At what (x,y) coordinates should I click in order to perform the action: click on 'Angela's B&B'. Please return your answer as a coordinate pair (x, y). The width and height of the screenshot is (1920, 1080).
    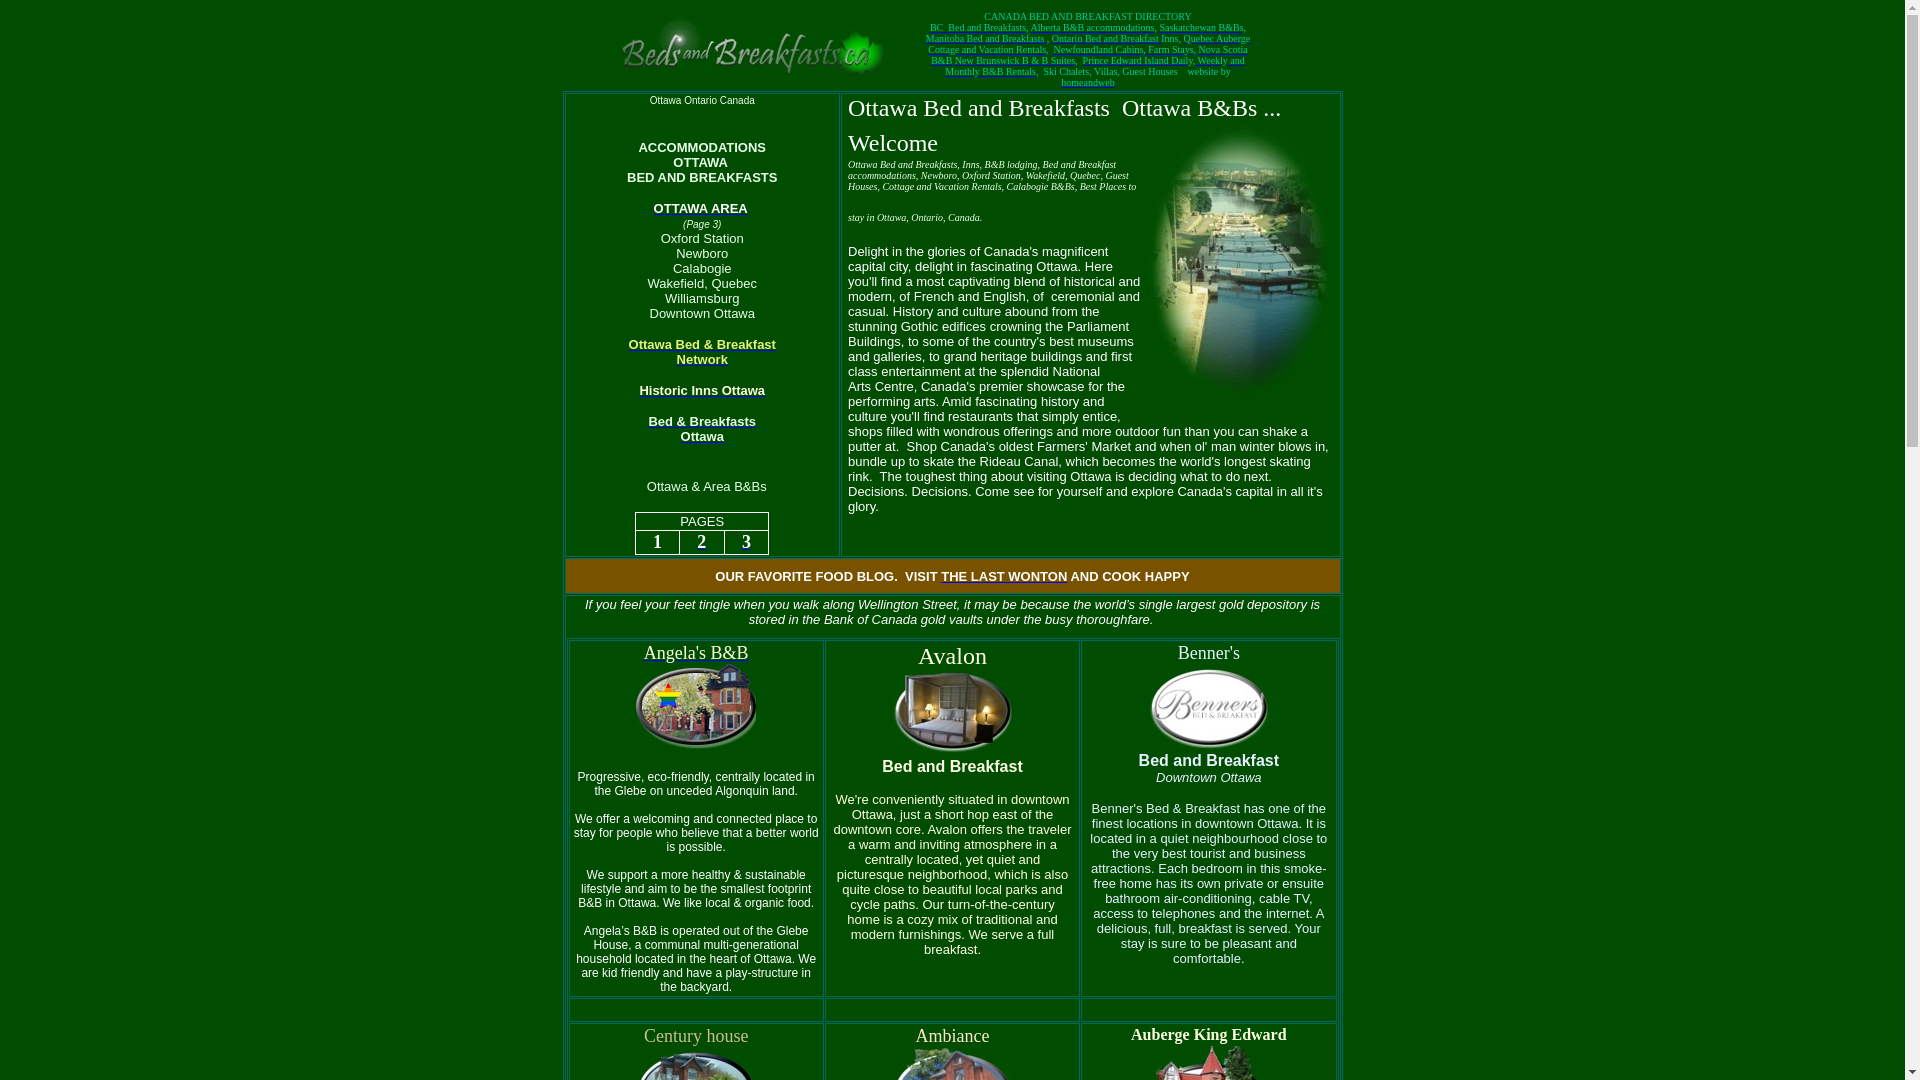
    Looking at the image, I should click on (634, 698).